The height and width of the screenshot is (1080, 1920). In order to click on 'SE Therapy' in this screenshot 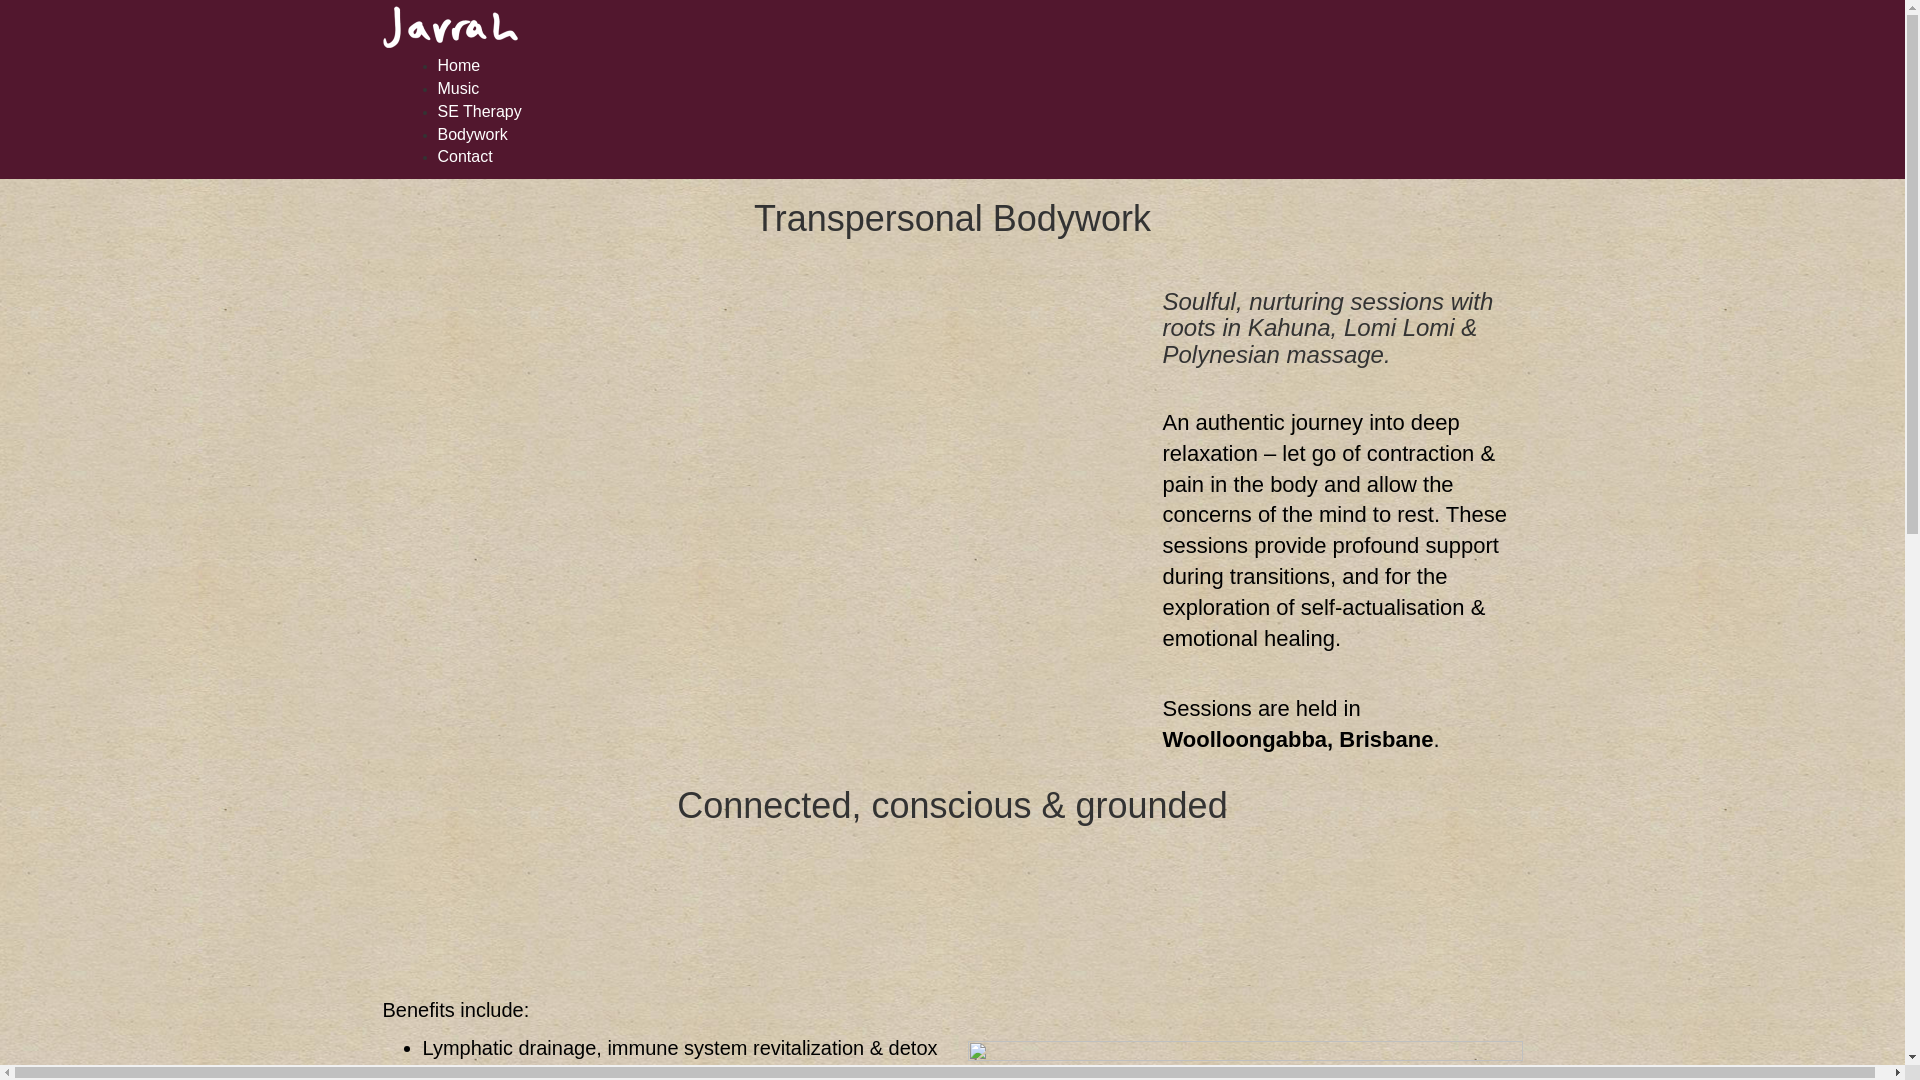, I will do `click(480, 111)`.